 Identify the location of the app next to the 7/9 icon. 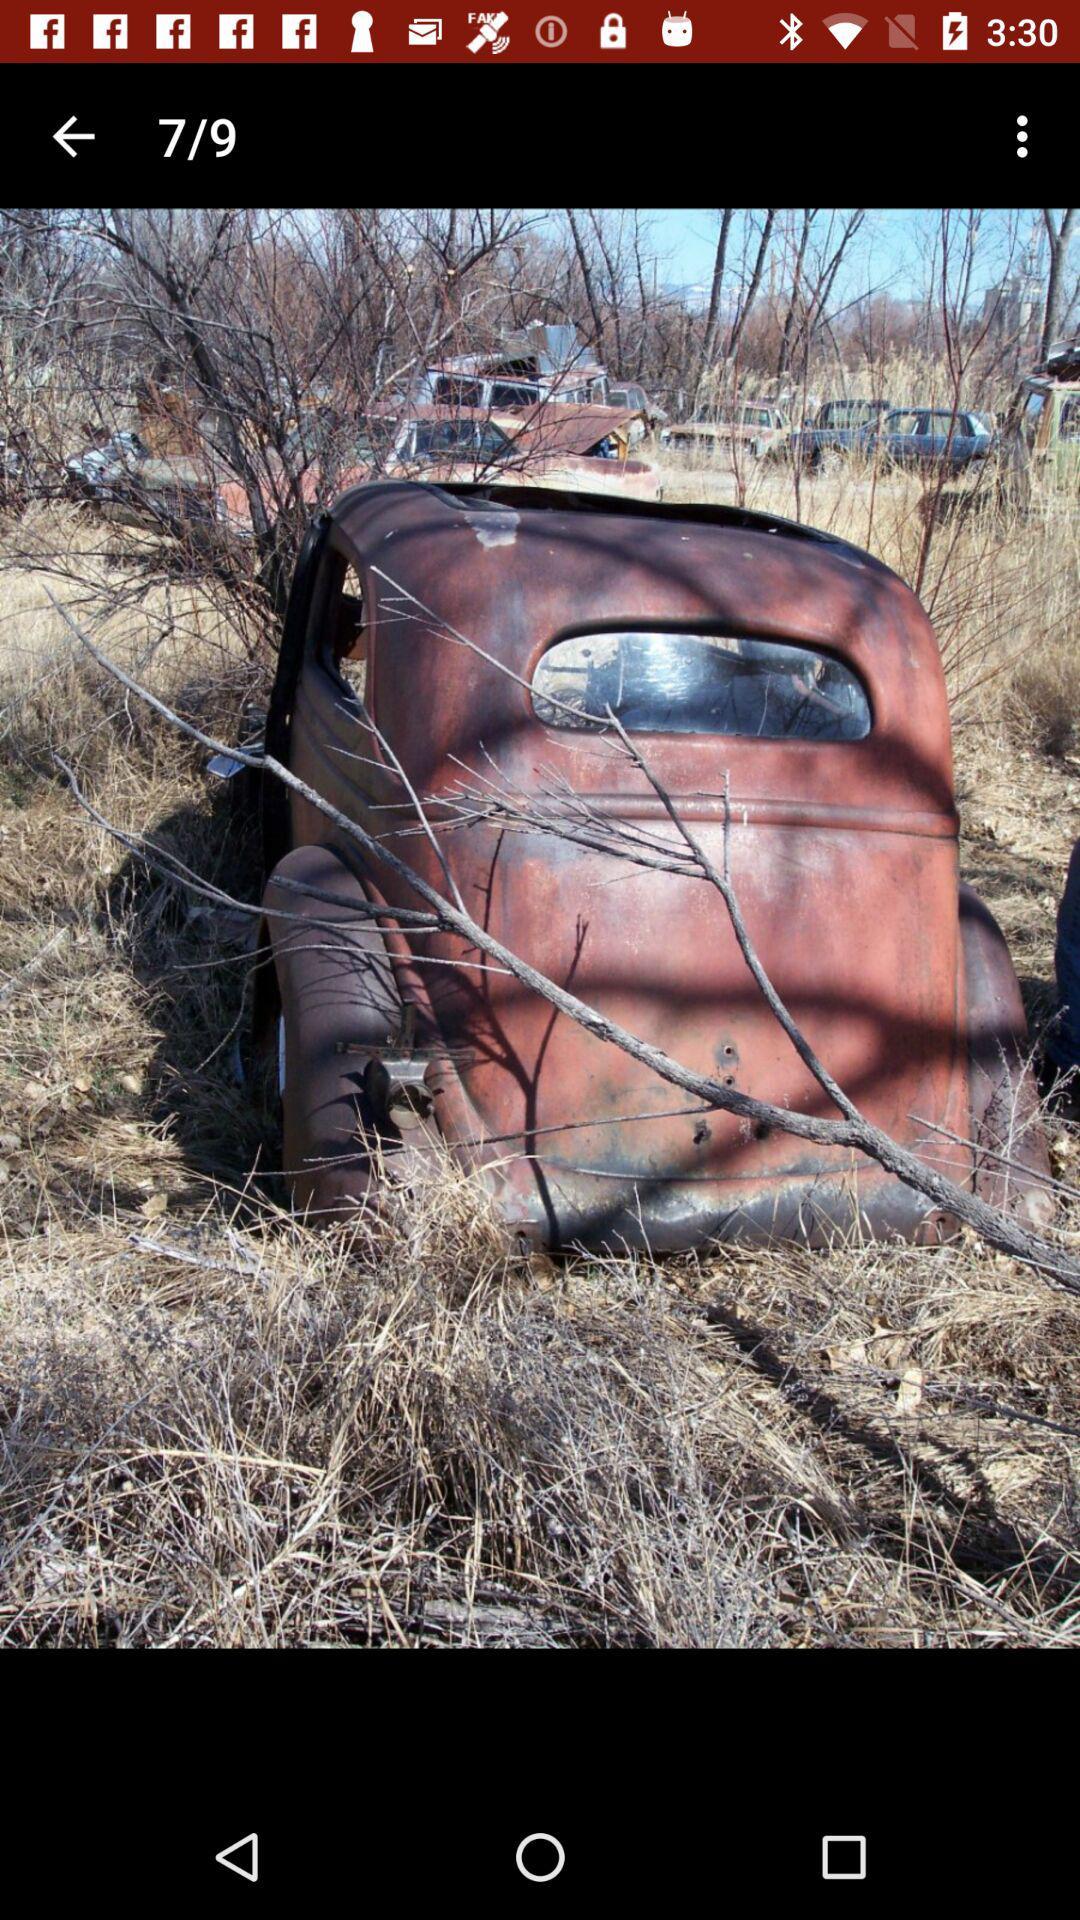
(1027, 135).